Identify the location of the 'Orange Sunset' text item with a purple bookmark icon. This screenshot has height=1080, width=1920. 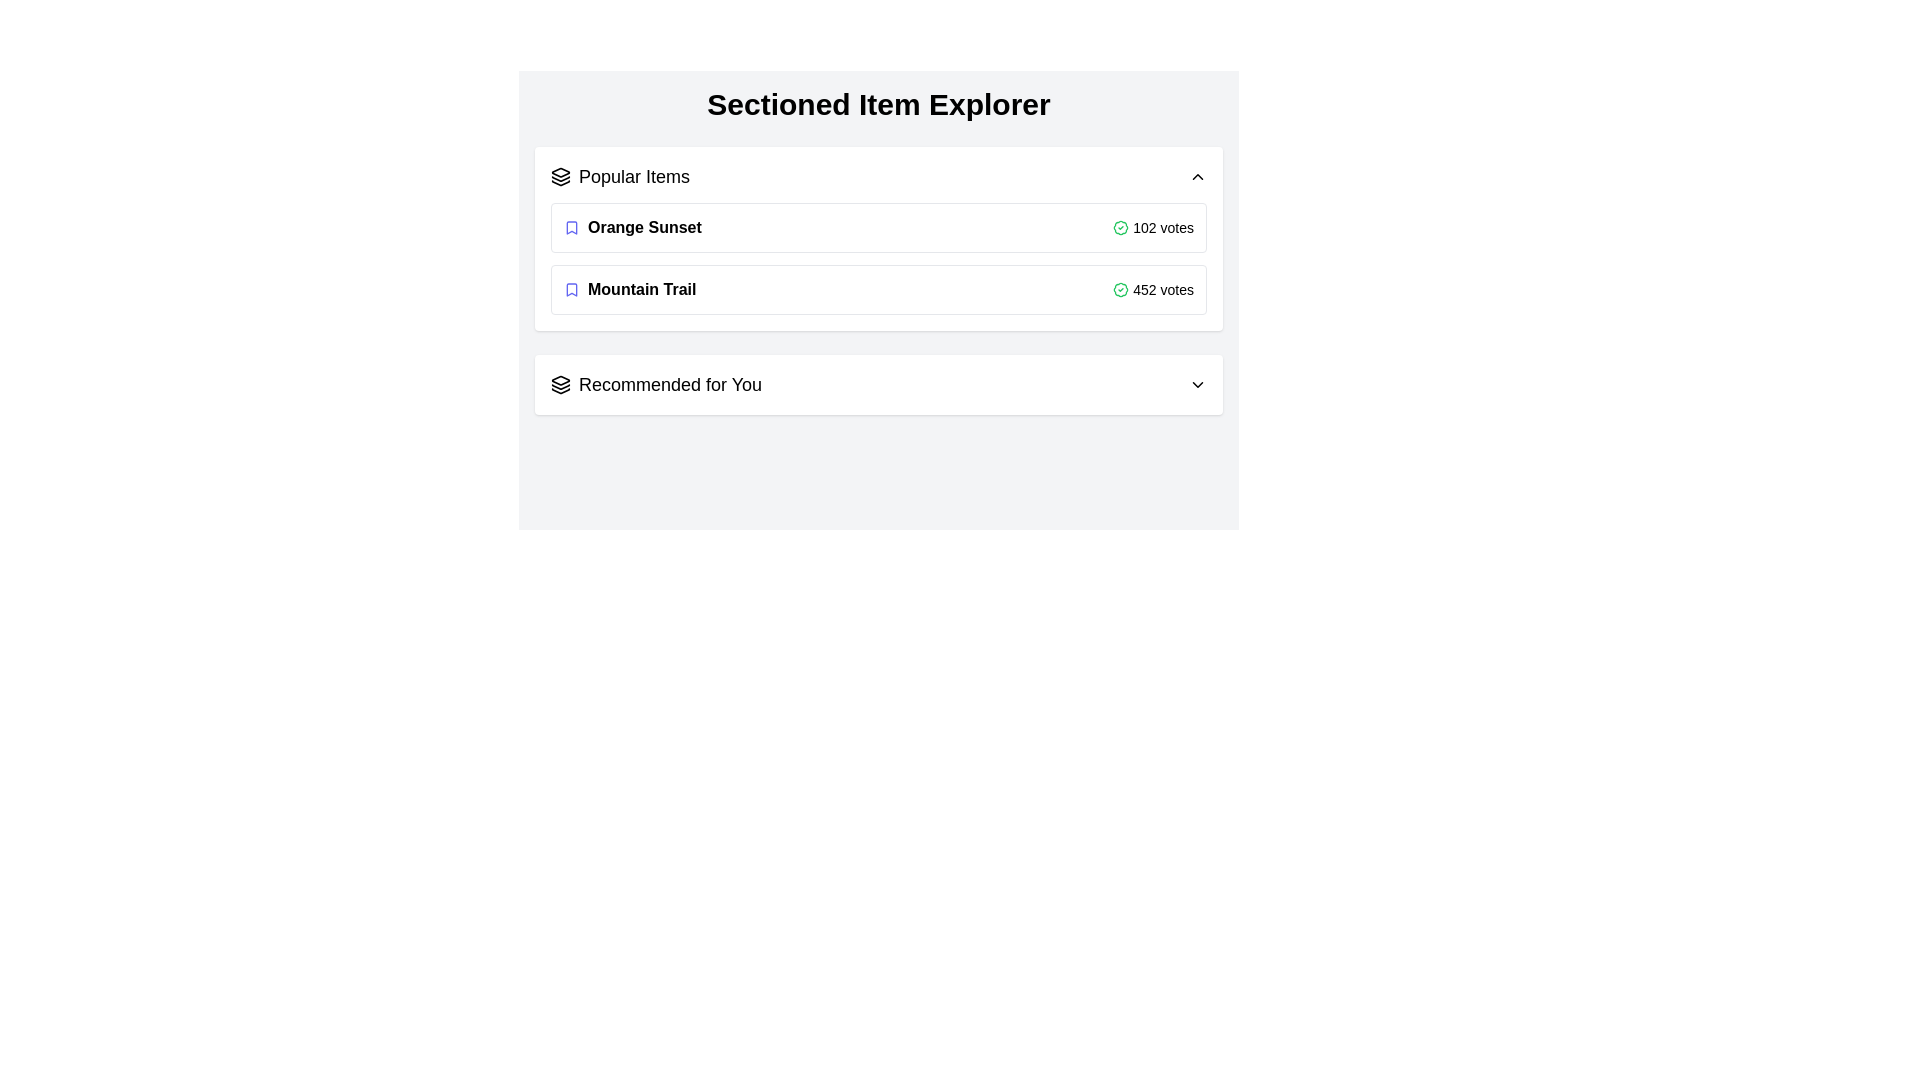
(631, 226).